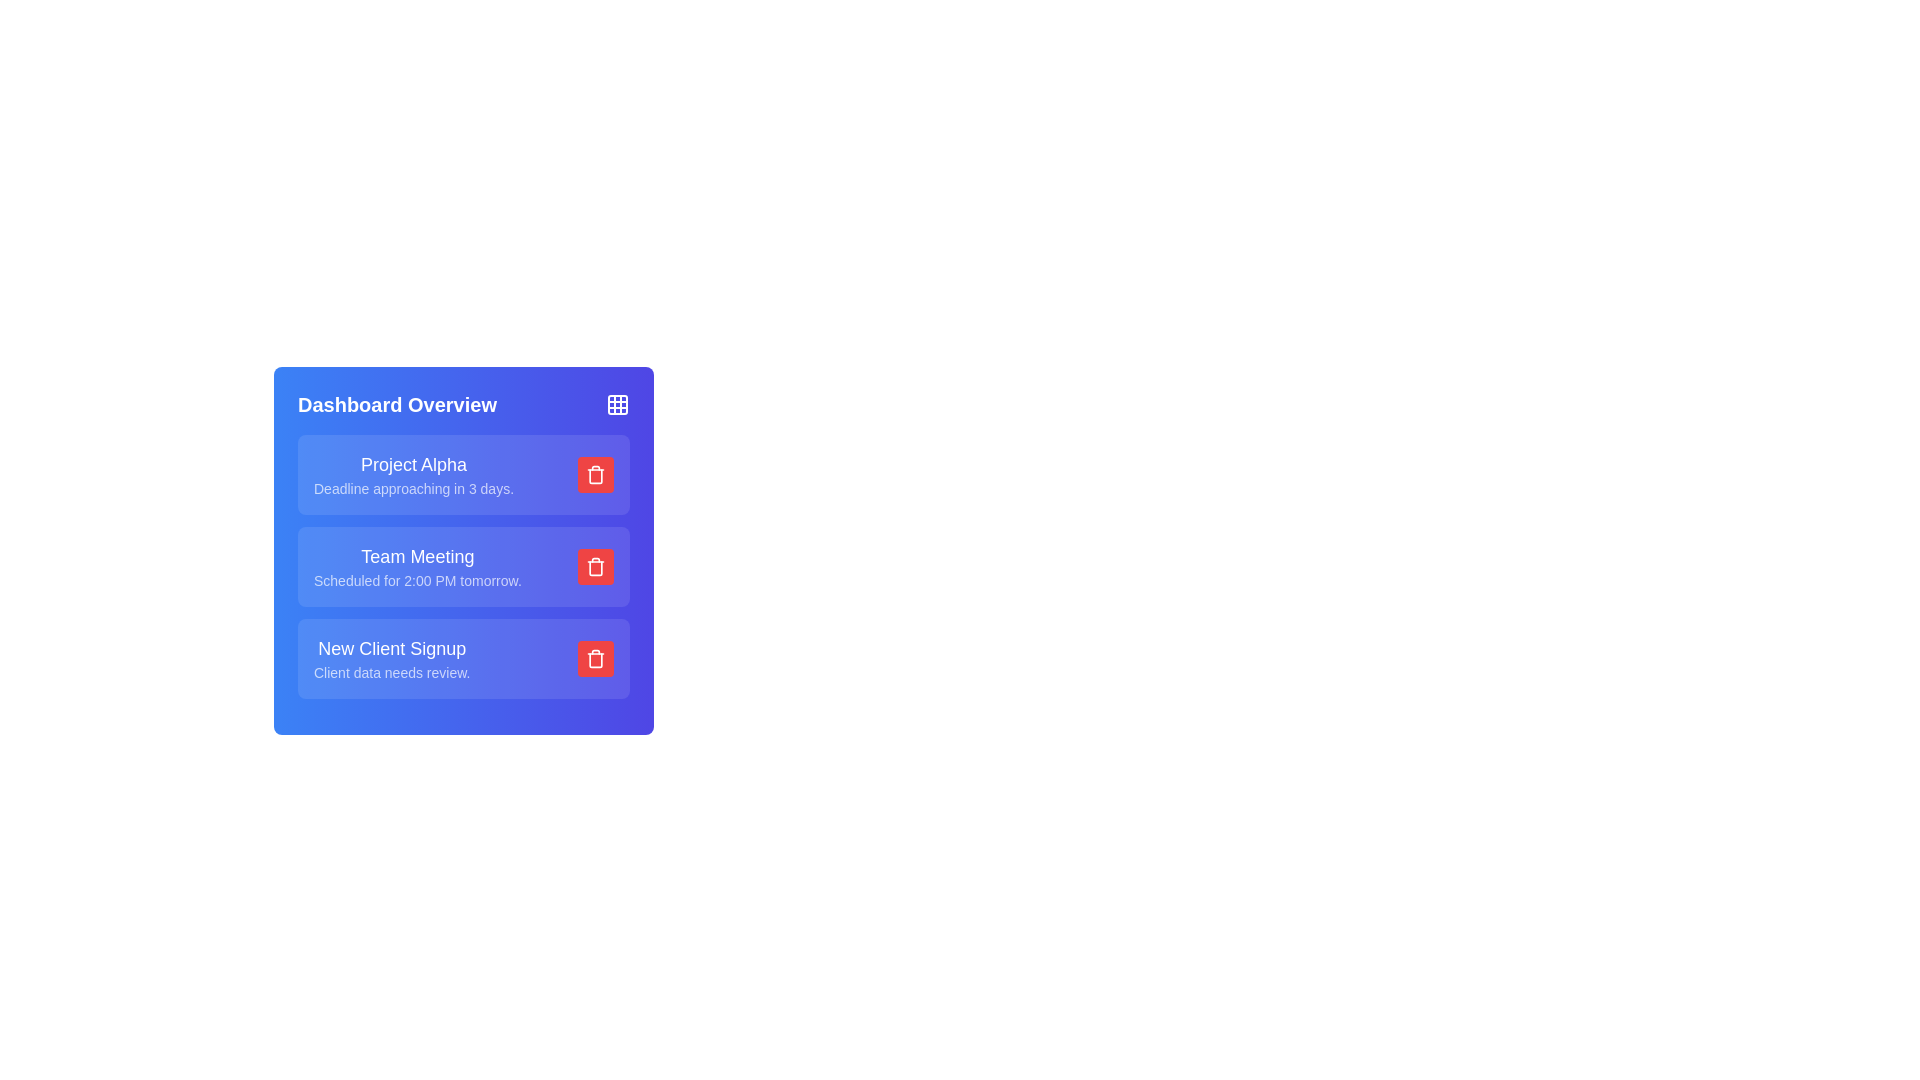  What do you see at coordinates (594, 659) in the screenshot?
I see `the delete button located in the bottom-right corner of the 'New Client Signup' card to observe a color change` at bounding box center [594, 659].